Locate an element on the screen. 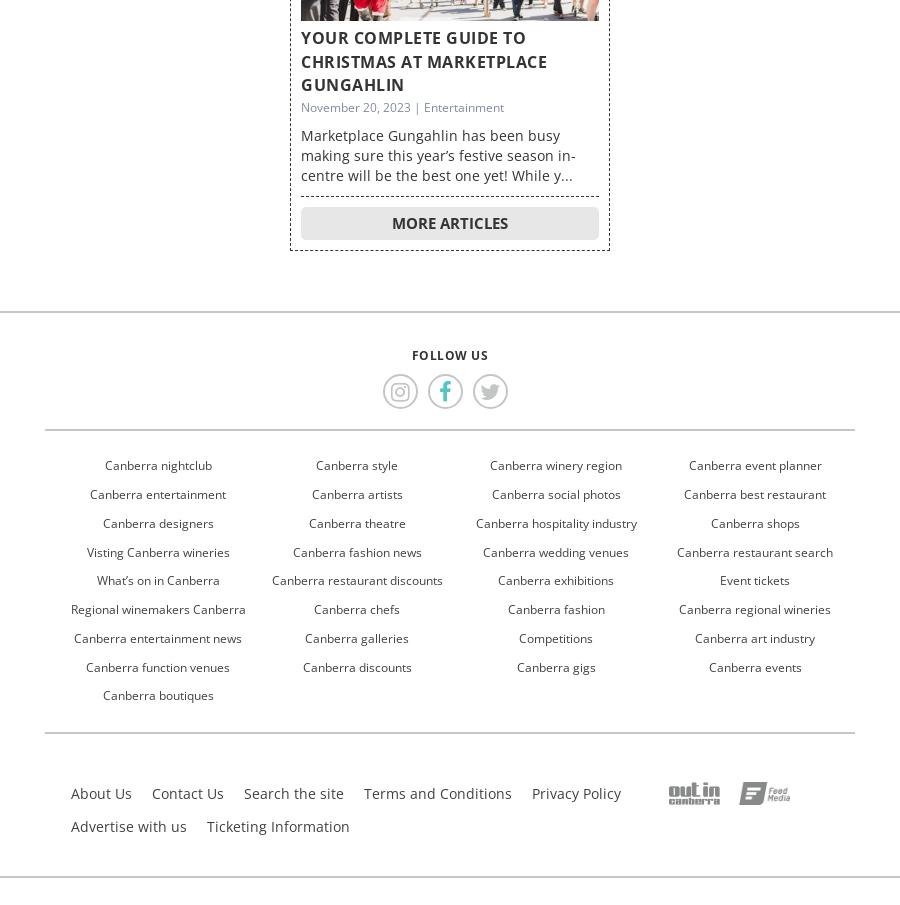 The image size is (900, 905). 'Marketplace Gungahlin has been busy making sure this year’s festive season in-centre will be the best one yet! While y...' is located at coordinates (299, 154).